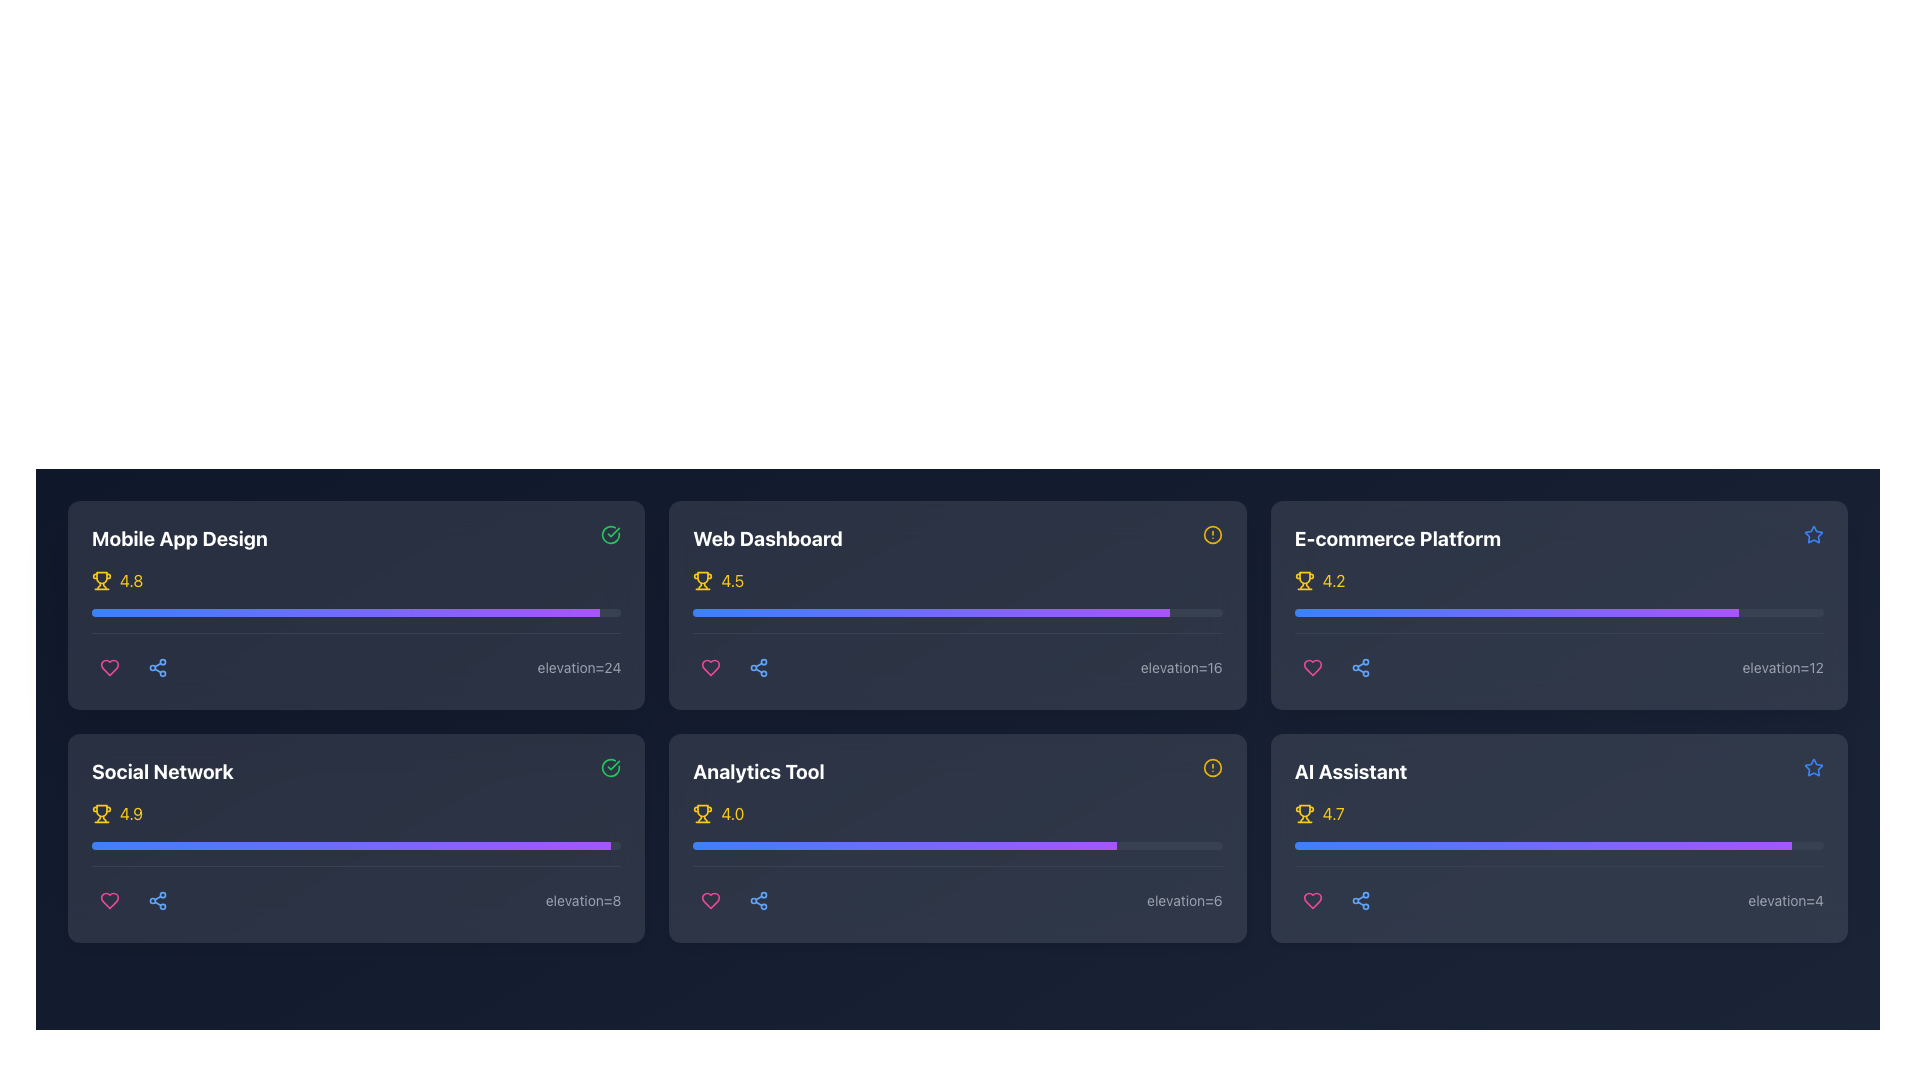  I want to click on the heart icon button located at the bottom left corner of the 'Web Dashboard' card to like the content, so click(711, 667).